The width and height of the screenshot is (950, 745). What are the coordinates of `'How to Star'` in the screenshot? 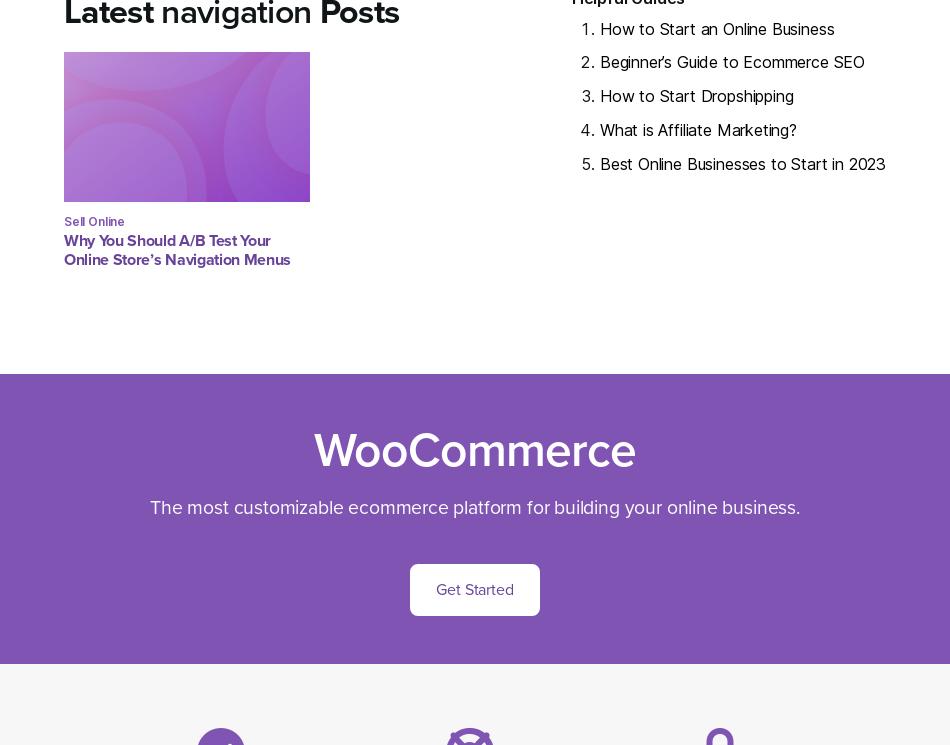 It's located at (644, 96).